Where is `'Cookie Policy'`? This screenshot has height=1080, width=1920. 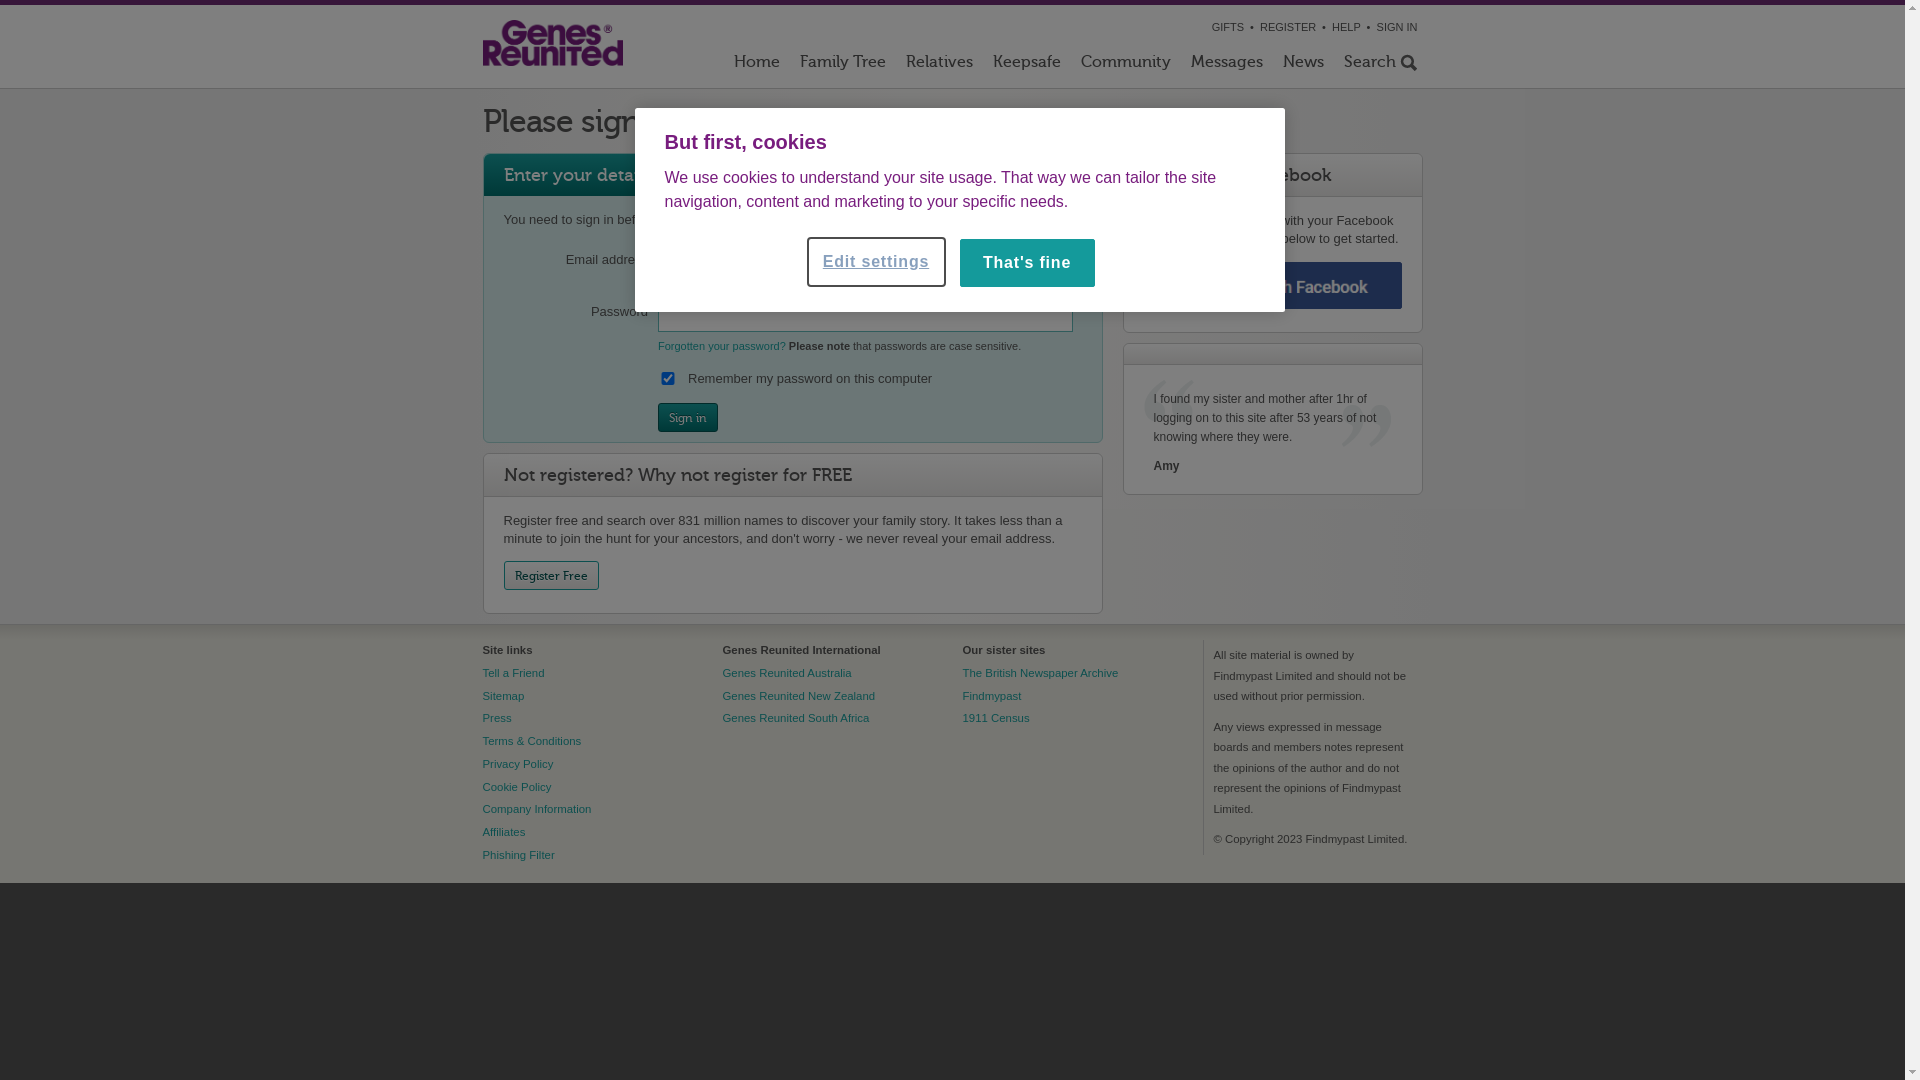 'Cookie Policy' is located at coordinates (516, 785).